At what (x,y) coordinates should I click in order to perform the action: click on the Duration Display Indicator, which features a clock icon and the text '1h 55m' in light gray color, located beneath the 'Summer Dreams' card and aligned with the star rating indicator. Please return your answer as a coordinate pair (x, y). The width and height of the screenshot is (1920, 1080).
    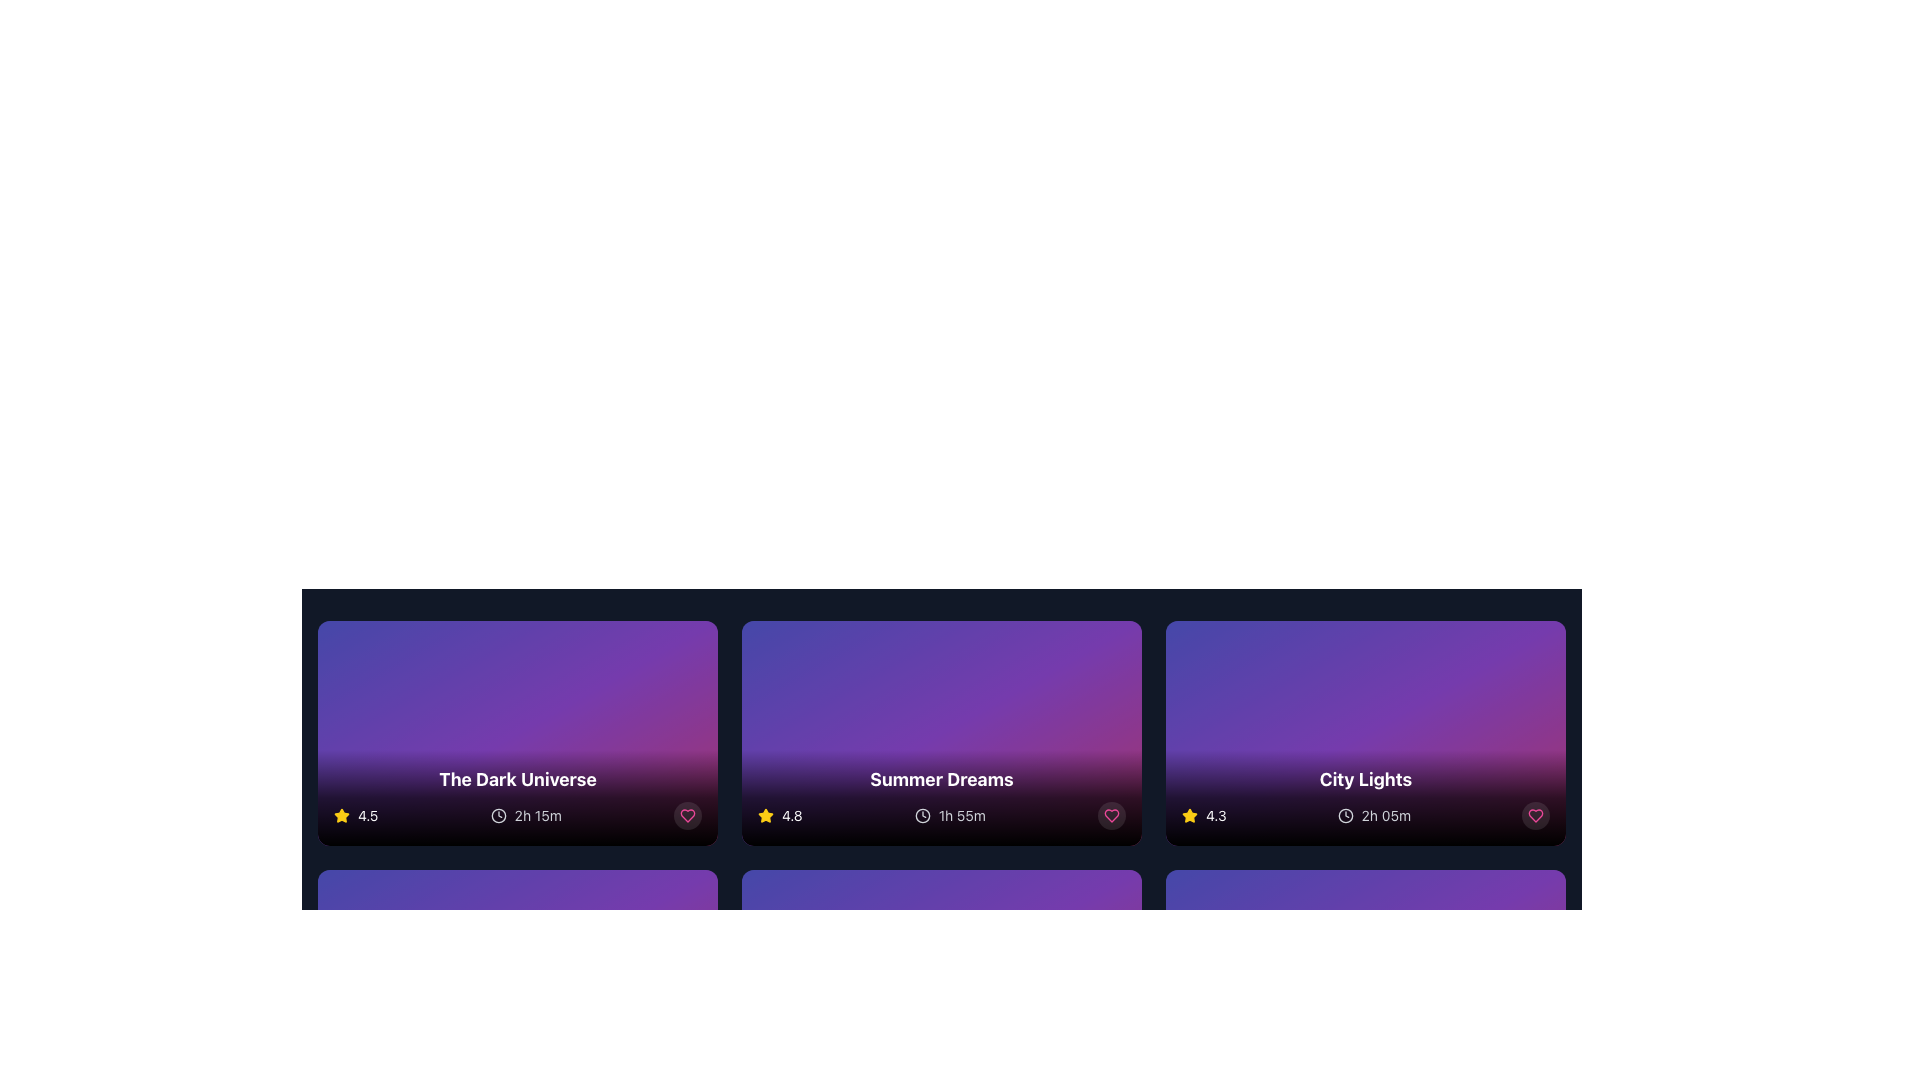
    Looking at the image, I should click on (949, 816).